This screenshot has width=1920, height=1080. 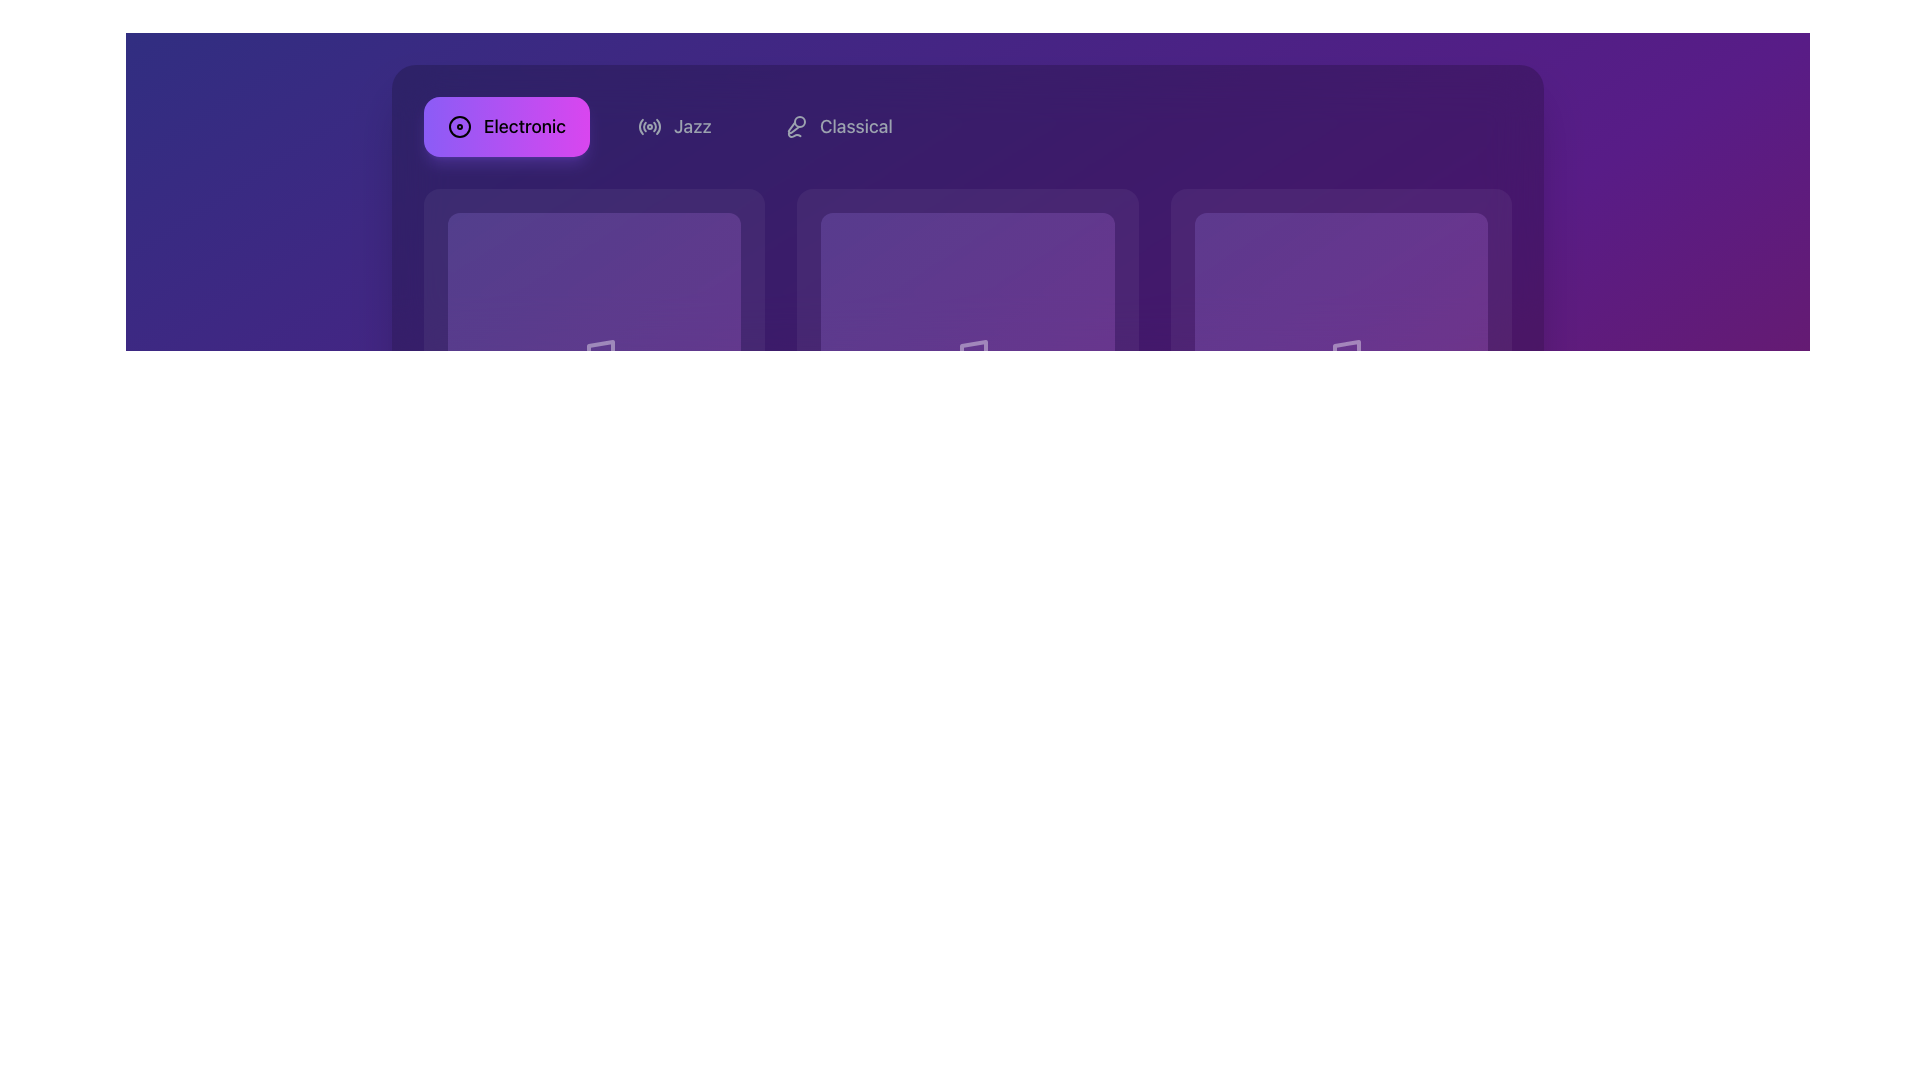 What do you see at coordinates (674, 127) in the screenshot?
I see `the 'Jazz' button, which is the second button in a series of three, styled with a rounded background and a radio wave icon on its left` at bounding box center [674, 127].